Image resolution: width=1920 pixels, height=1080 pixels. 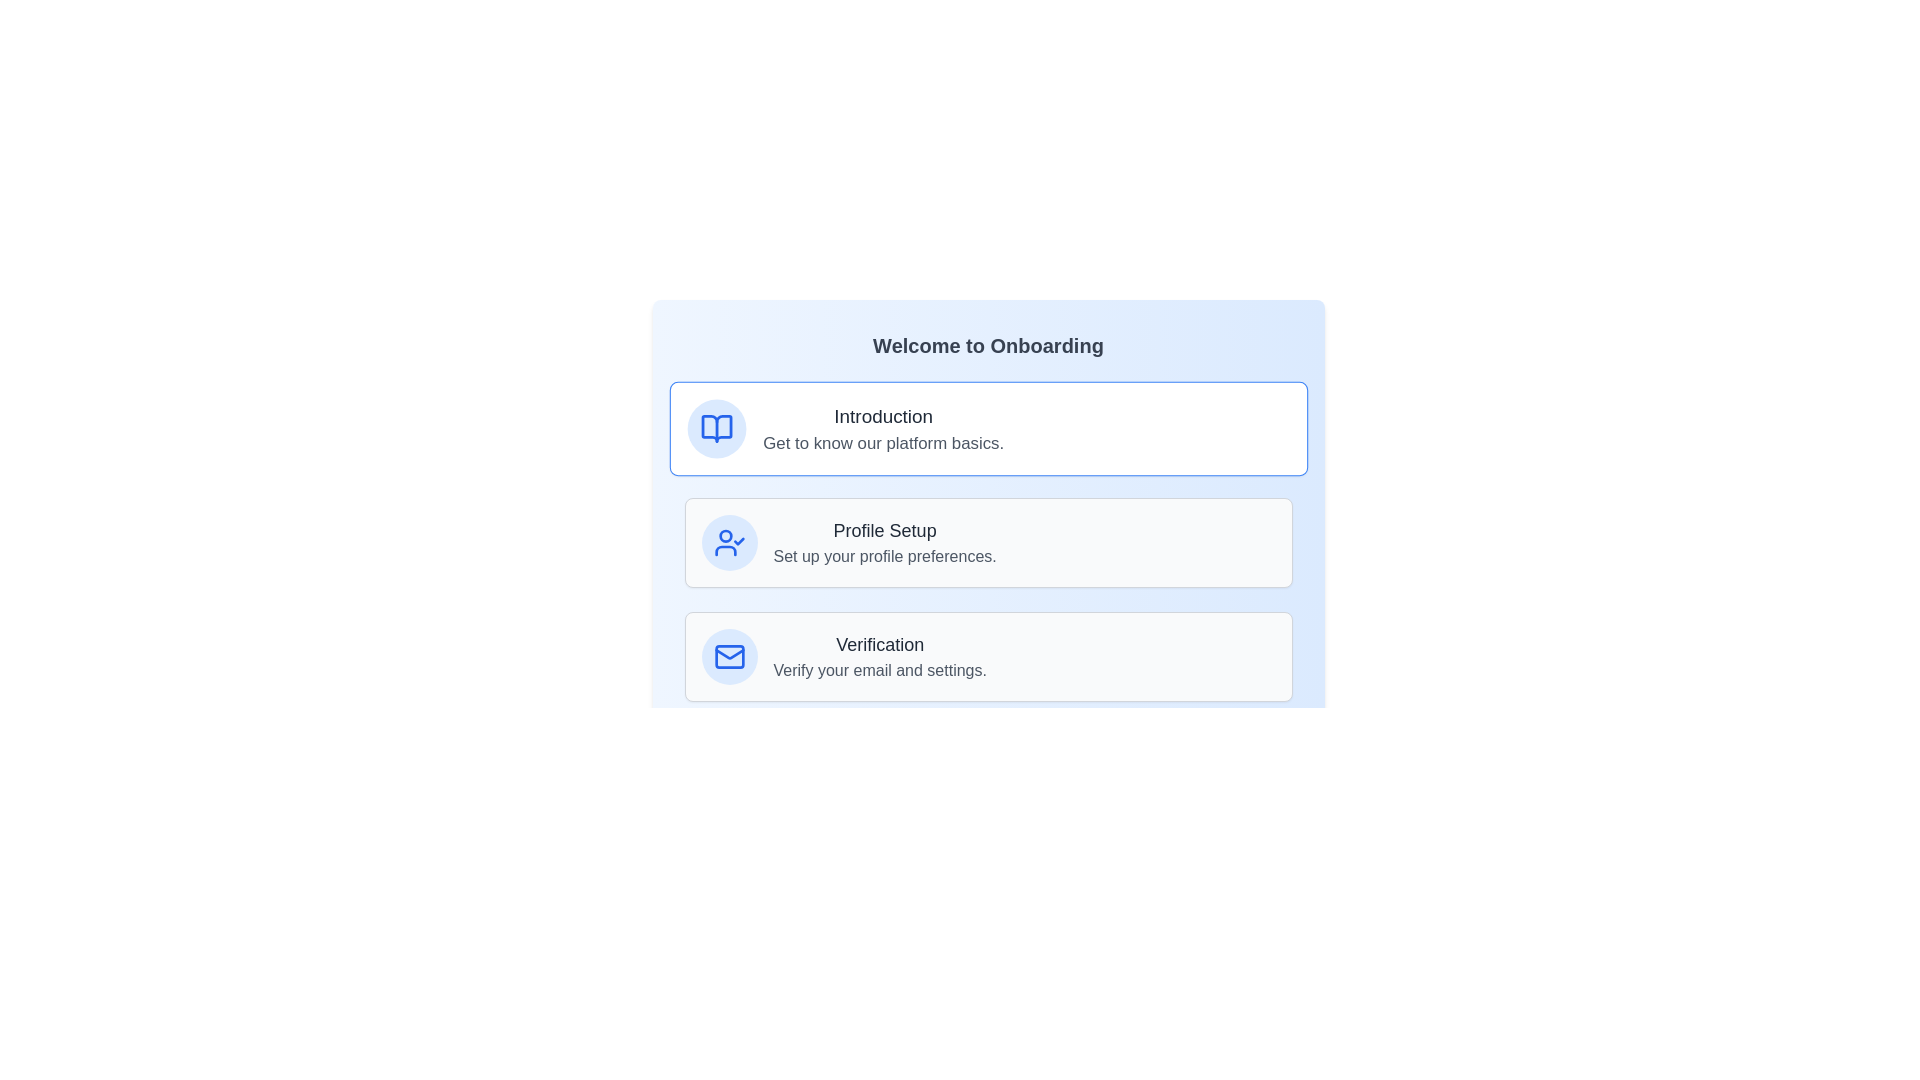 What do you see at coordinates (882, 415) in the screenshot?
I see `the 'Introduction' label text, which is bold and dark gray, located at the top-left of the introductory section` at bounding box center [882, 415].